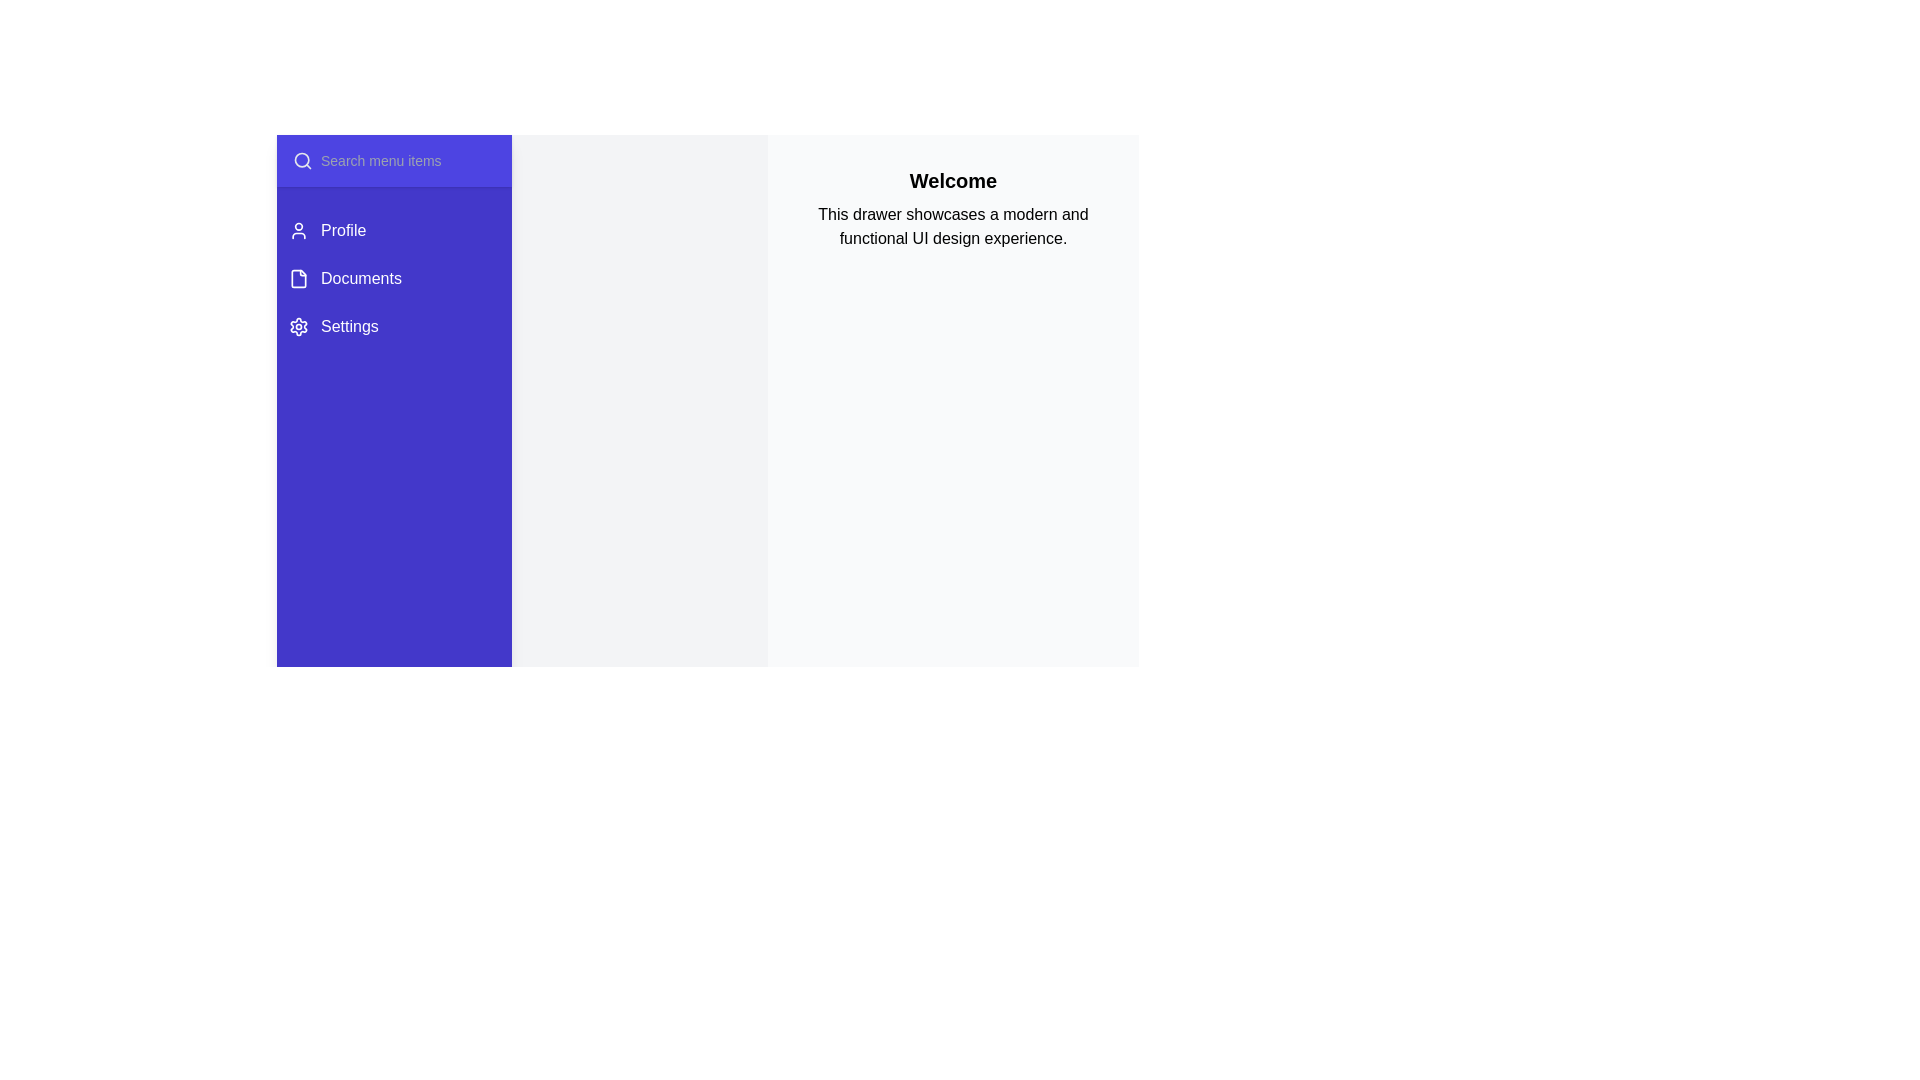  I want to click on the Documents icon in the menu, so click(297, 278).